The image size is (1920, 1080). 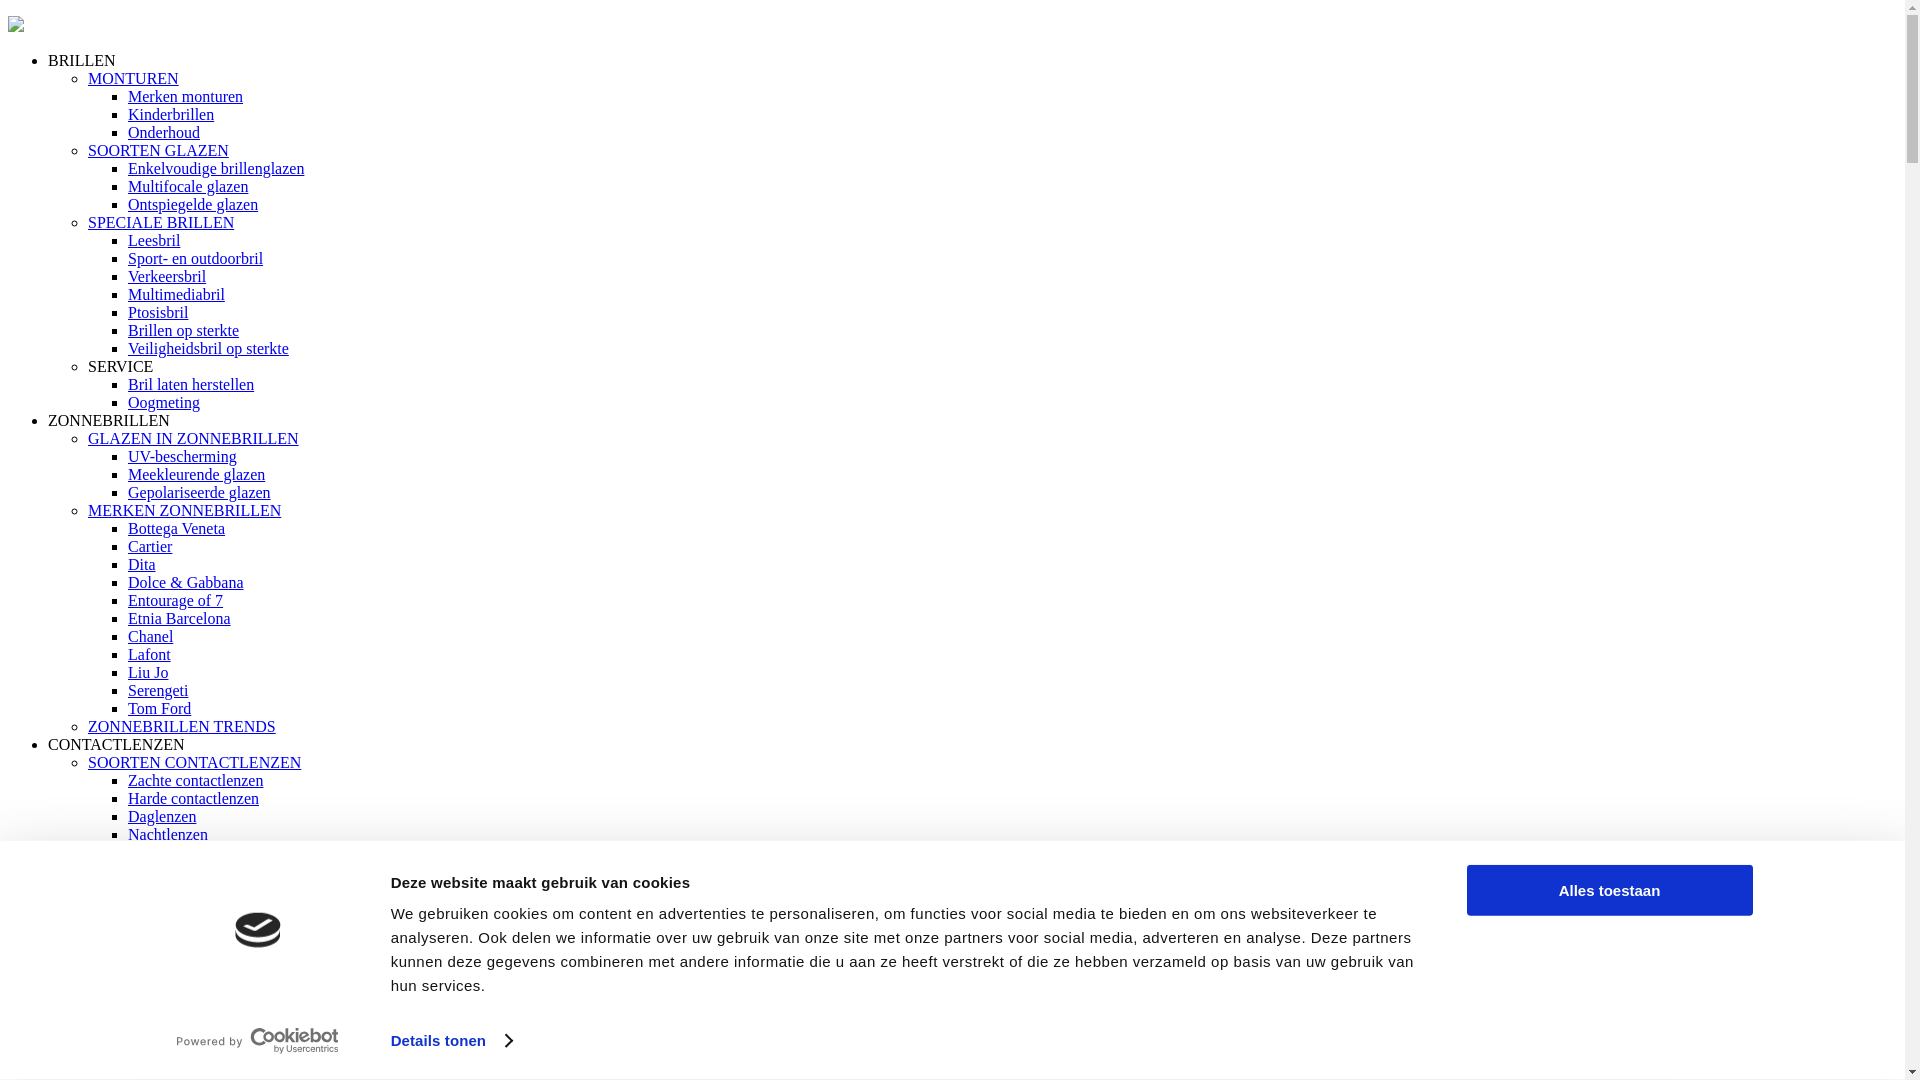 What do you see at coordinates (125, 1049) in the screenshot?
I see `'DIENSTEN'` at bounding box center [125, 1049].